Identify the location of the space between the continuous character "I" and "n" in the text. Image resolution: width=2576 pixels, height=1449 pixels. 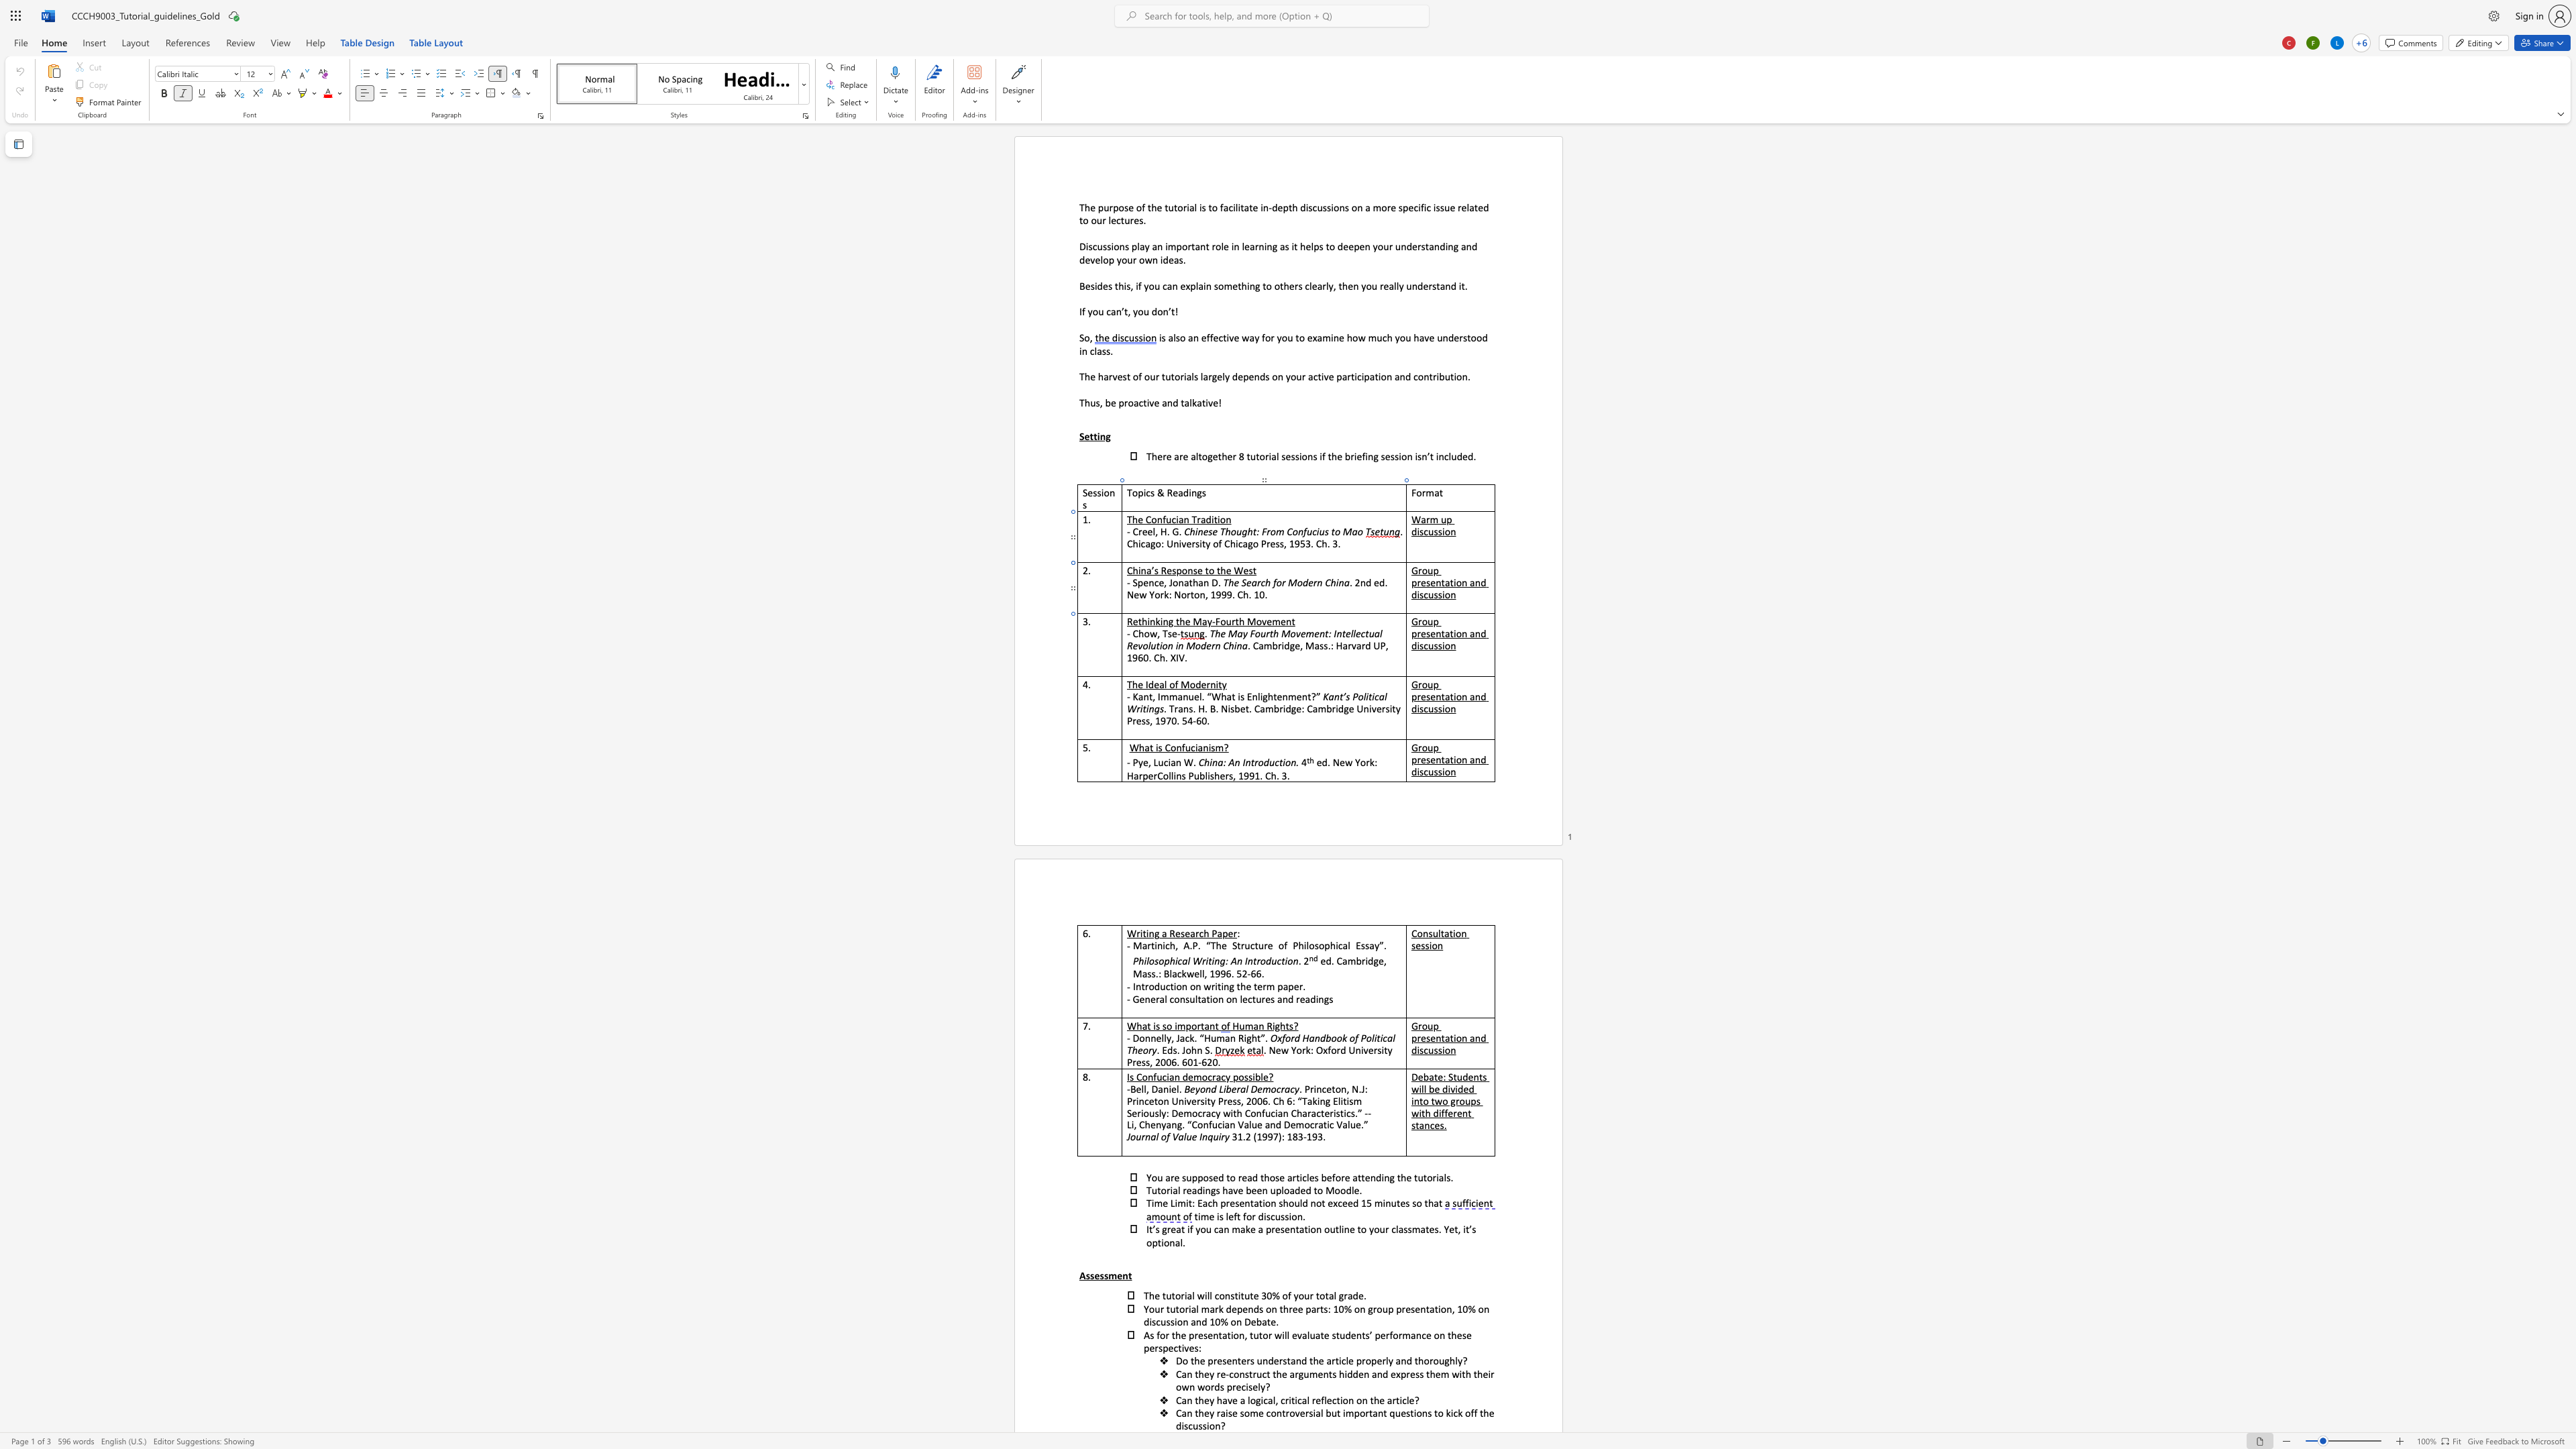
(1336, 633).